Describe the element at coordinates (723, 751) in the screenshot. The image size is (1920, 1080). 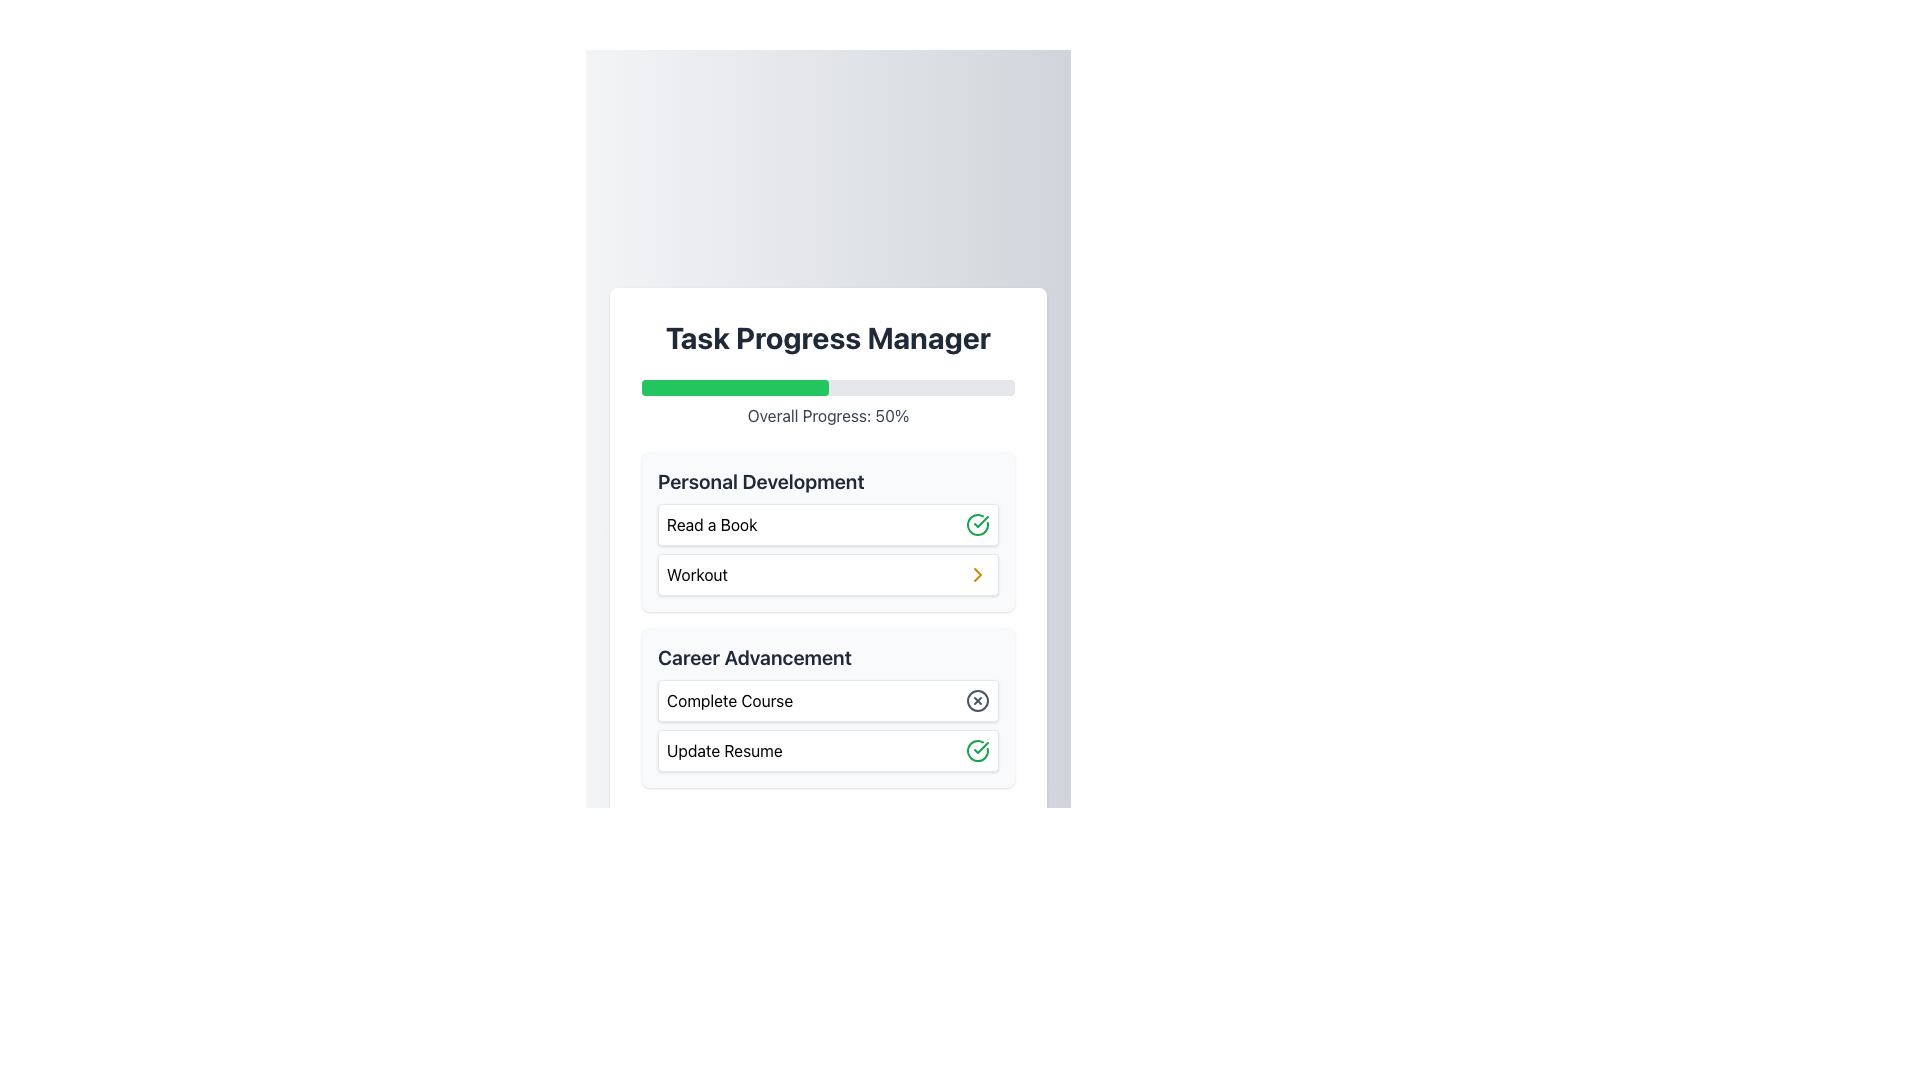
I see `text label that says 'Update Resume', which is positioned in the bottom row of the 'Career Advancement' section within a card-like UI component` at that location.